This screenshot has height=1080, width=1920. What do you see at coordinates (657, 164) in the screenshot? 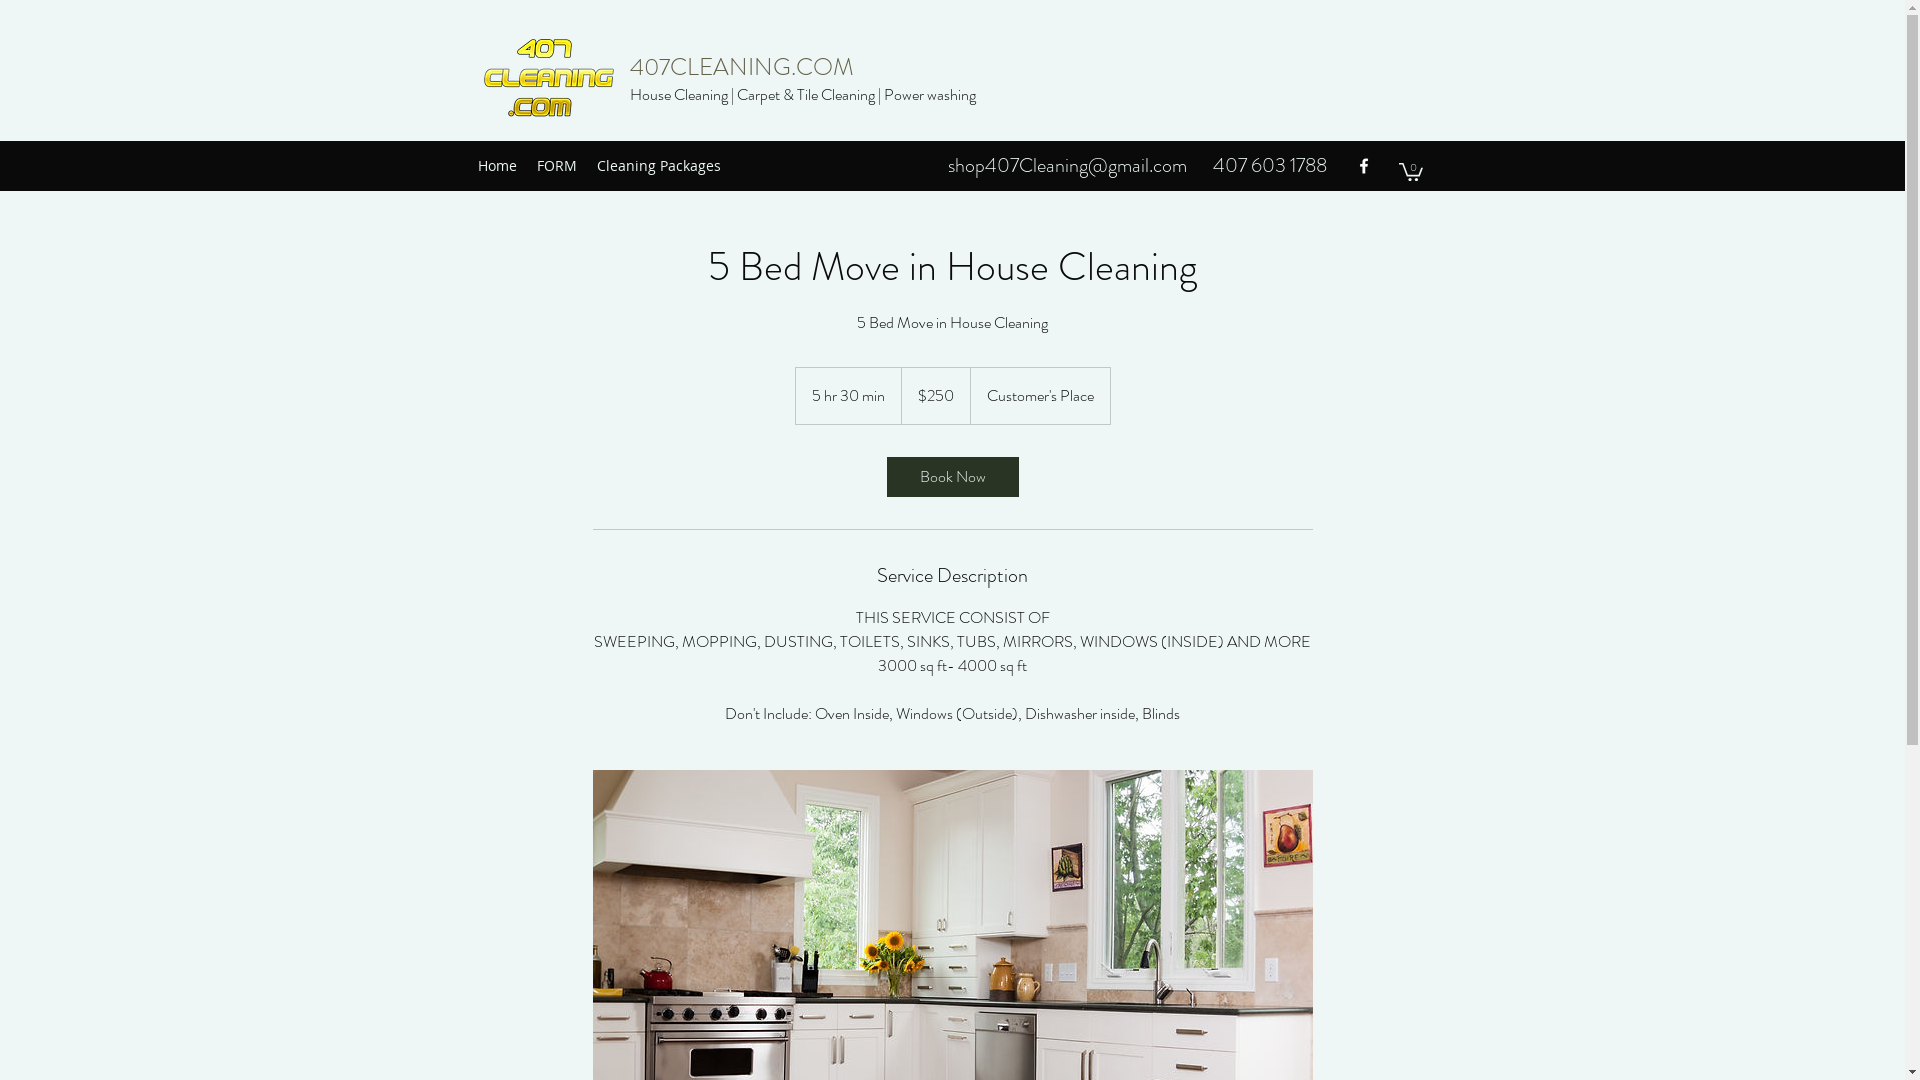
I see `'Cleaning Packages'` at bounding box center [657, 164].